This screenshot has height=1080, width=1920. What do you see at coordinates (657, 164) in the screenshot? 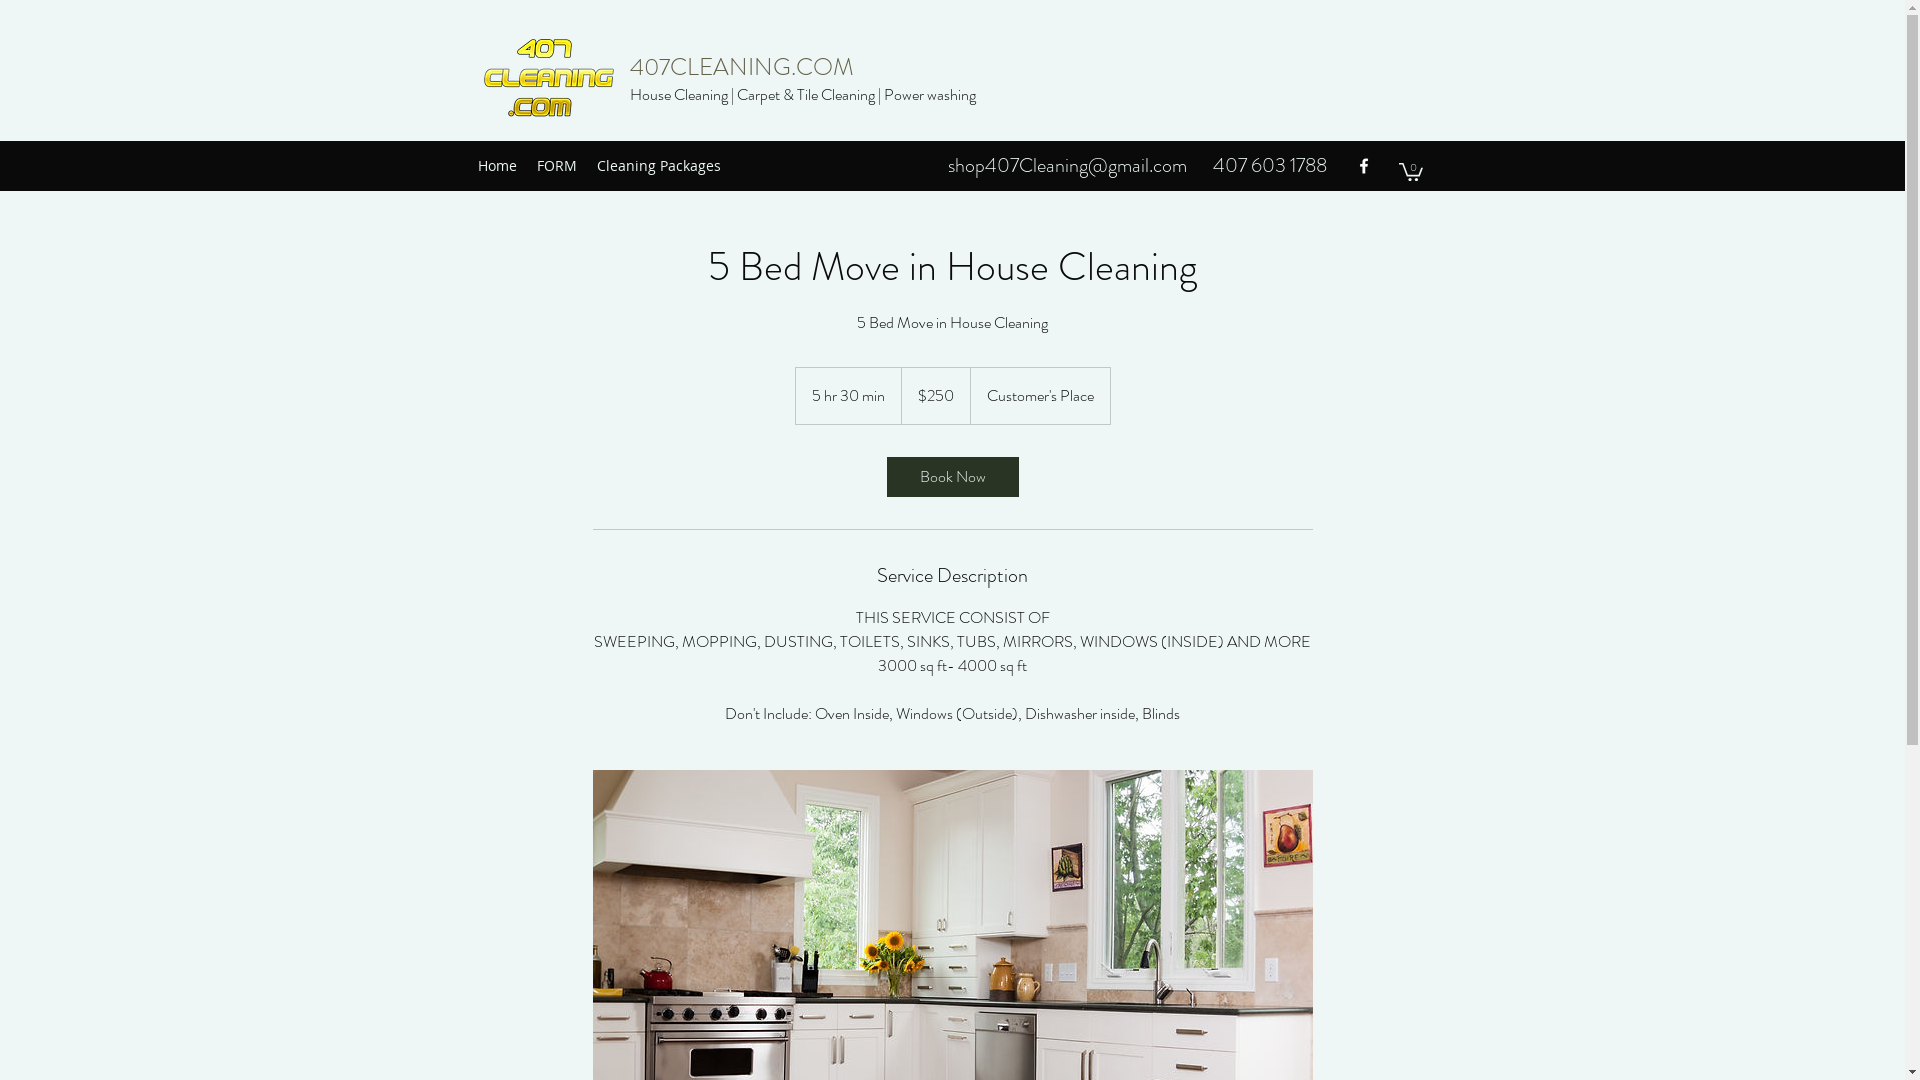
I see `'Cleaning Packages'` at bounding box center [657, 164].